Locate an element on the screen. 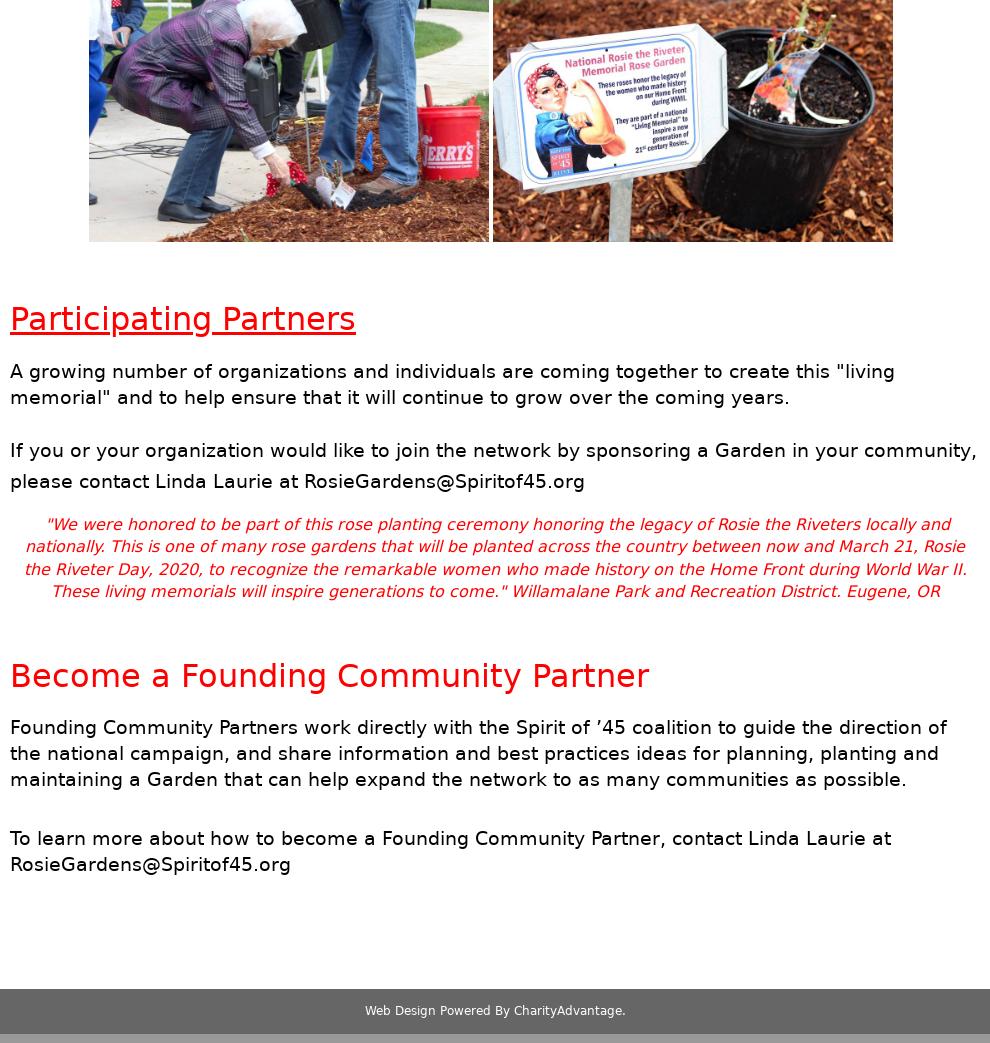  'Participating Partners' is located at coordinates (182, 317).